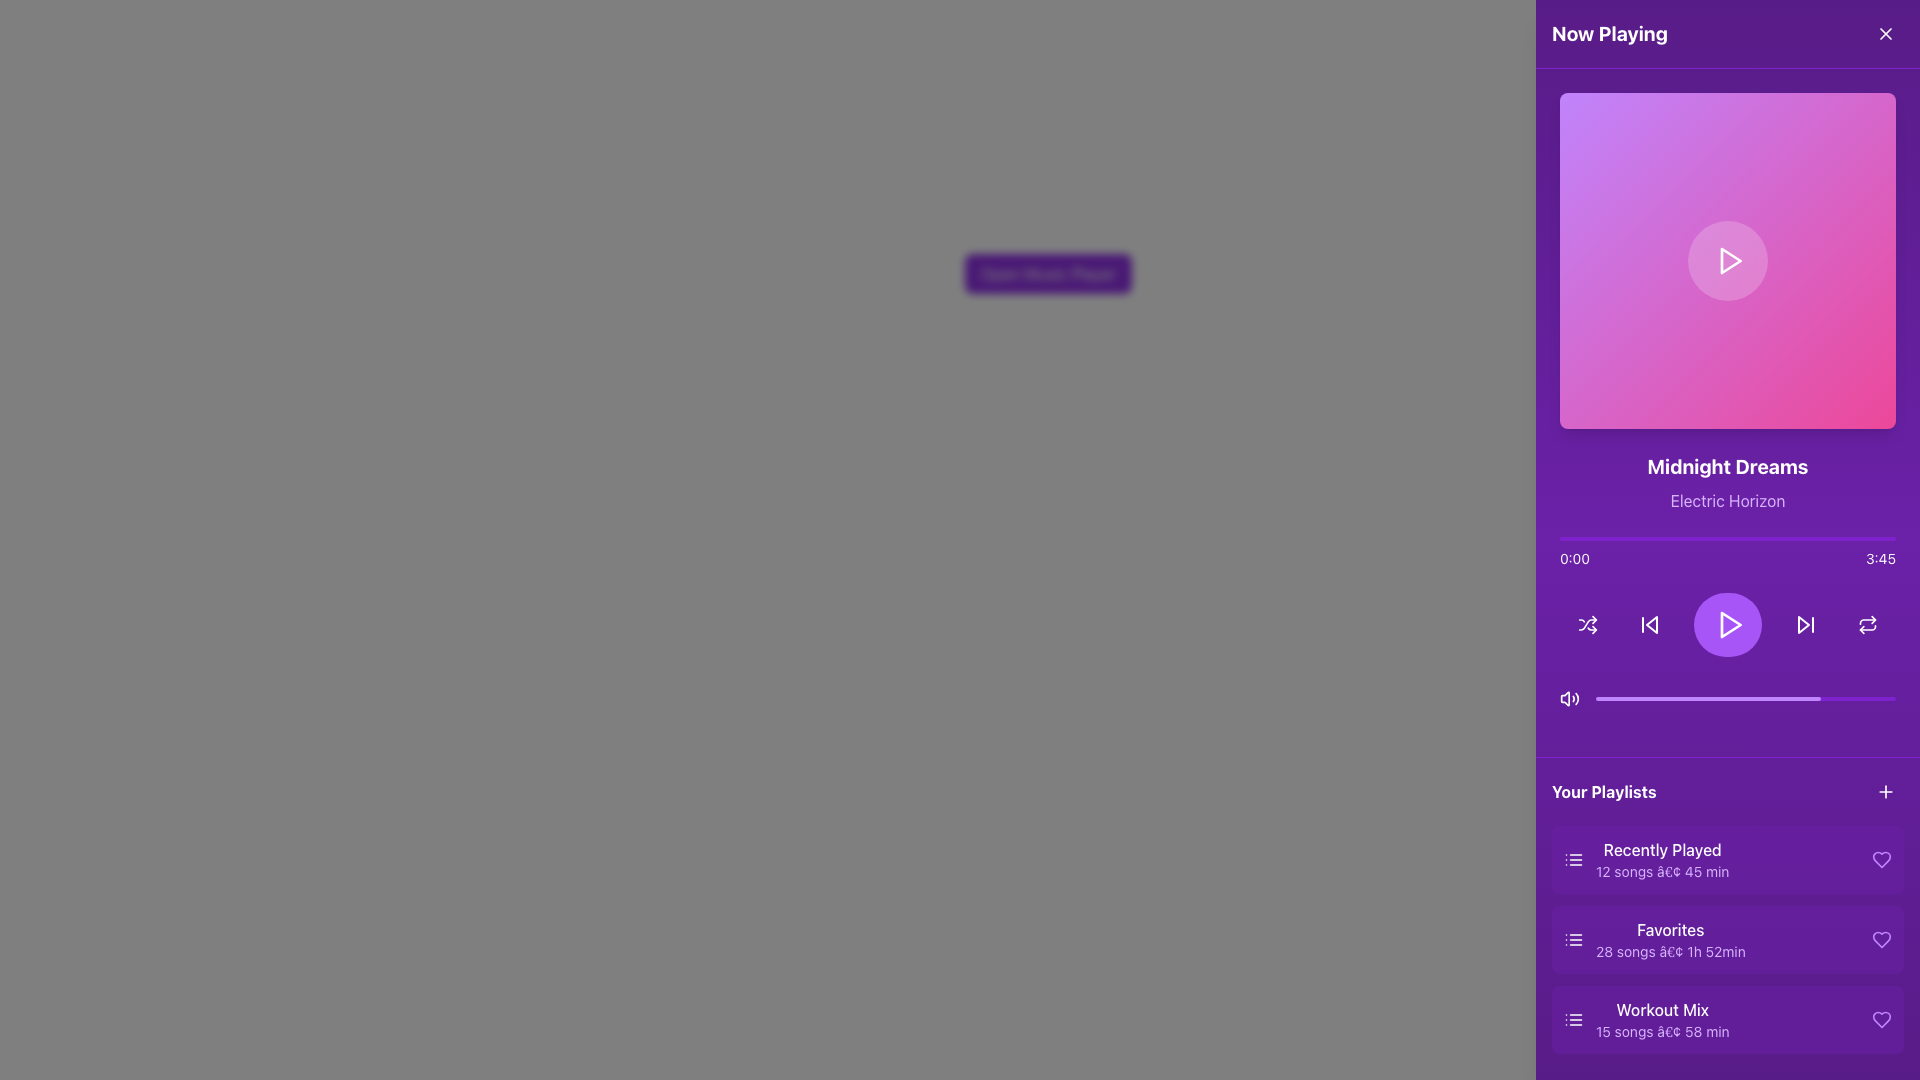 The image size is (1920, 1080). Describe the element at coordinates (1866, 623) in the screenshot. I see `the circular repeat action button with a double-arrow icon, located at the bottom-right of the music player interface` at that location.